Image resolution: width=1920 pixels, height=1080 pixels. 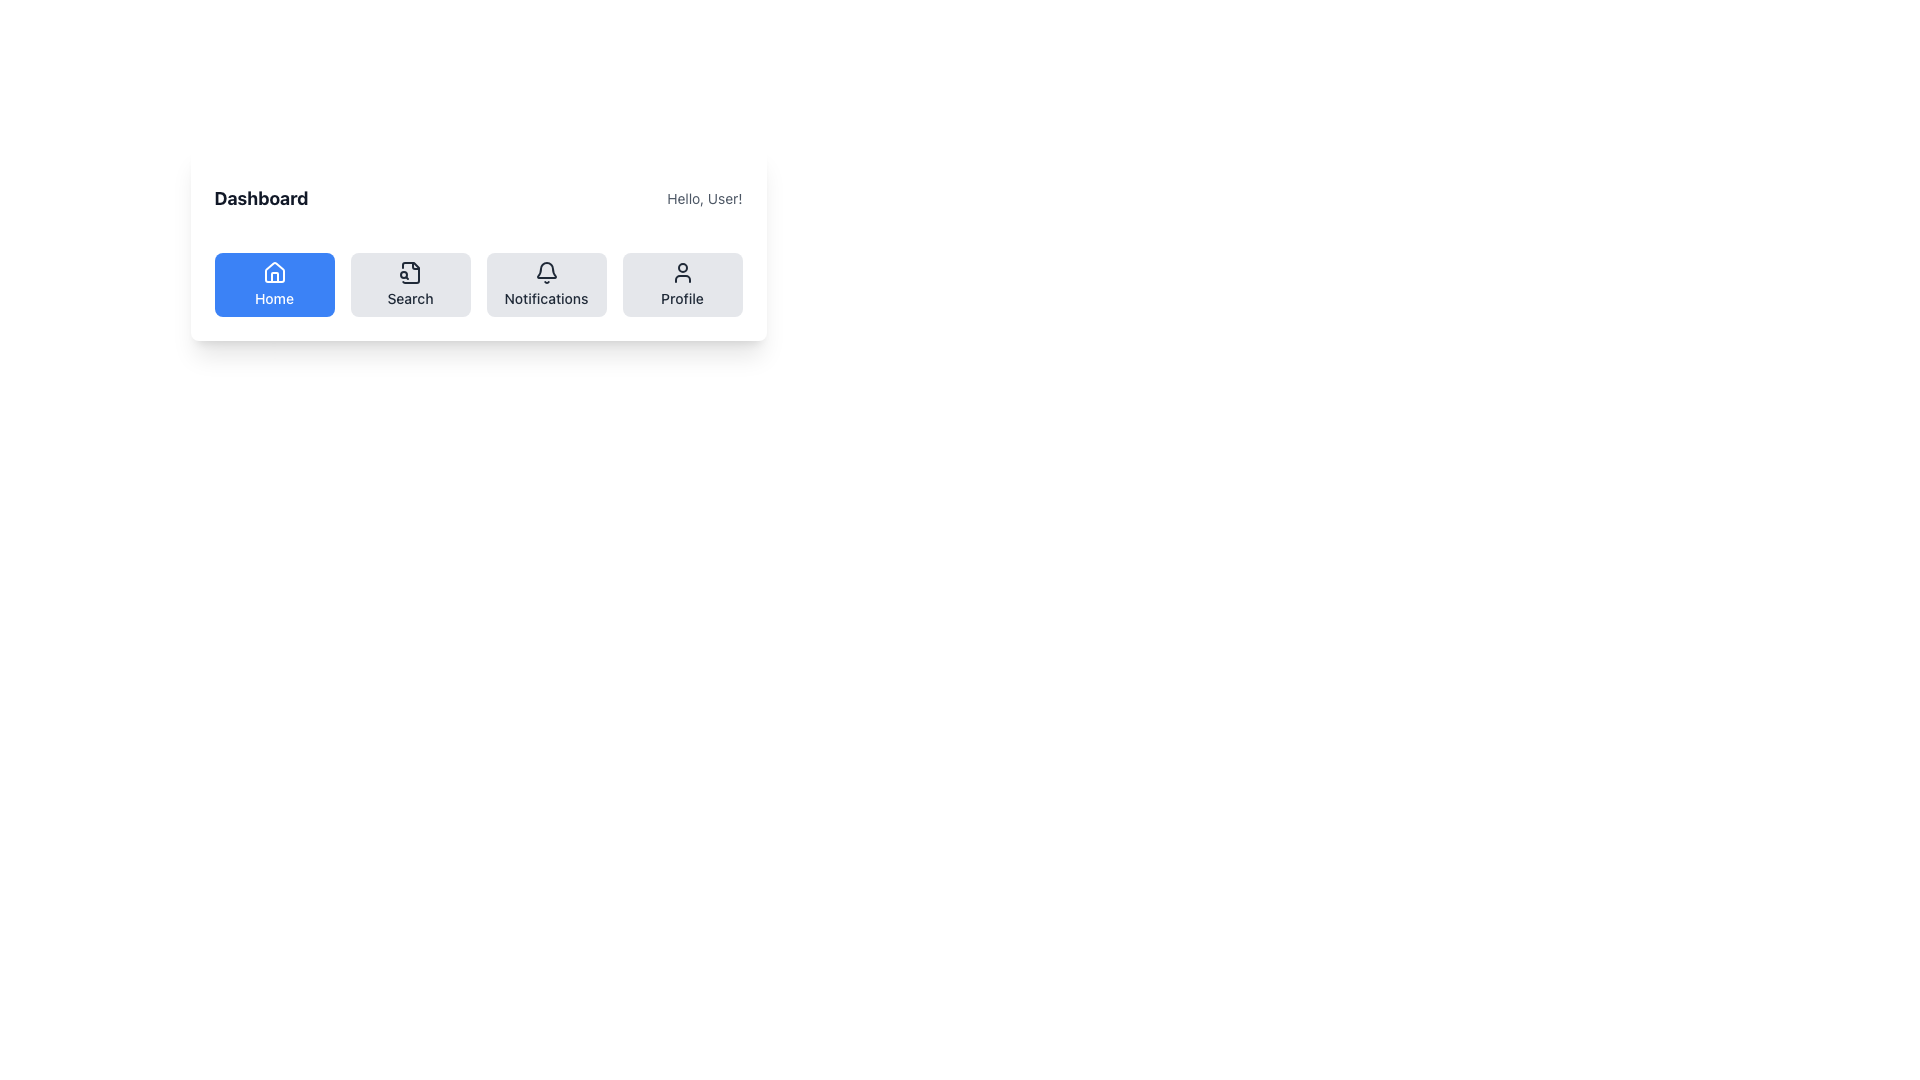 What do you see at coordinates (546, 299) in the screenshot?
I see `the 'Notifications' text label, which serves as a description for the button related to notifications, located in the third button of the horizontal navigation bar between 'Search' and 'Profile'` at bounding box center [546, 299].